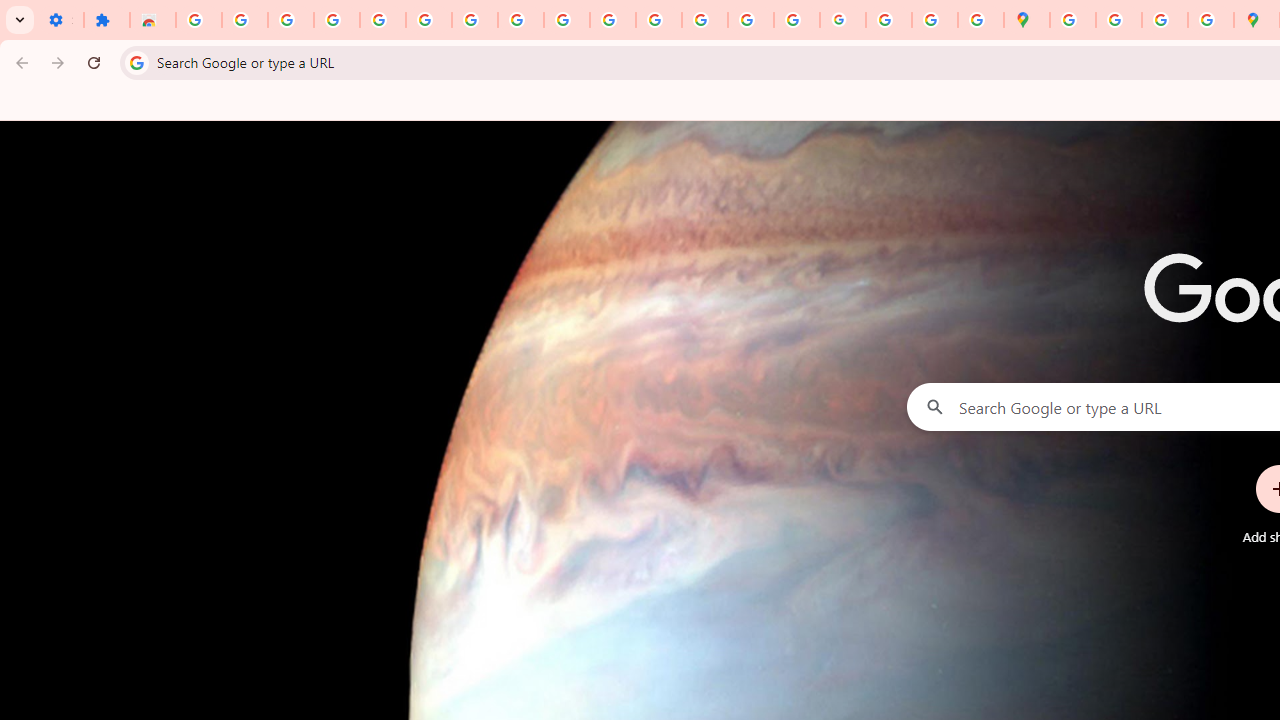 Image resolution: width=1280 pixels, height=720 pixels. What do you see at coordinates (1209, 20) in the screenshot?
I see `'Safety in Our Products - Google Safety Center'` at bounding box center [1209, 20].